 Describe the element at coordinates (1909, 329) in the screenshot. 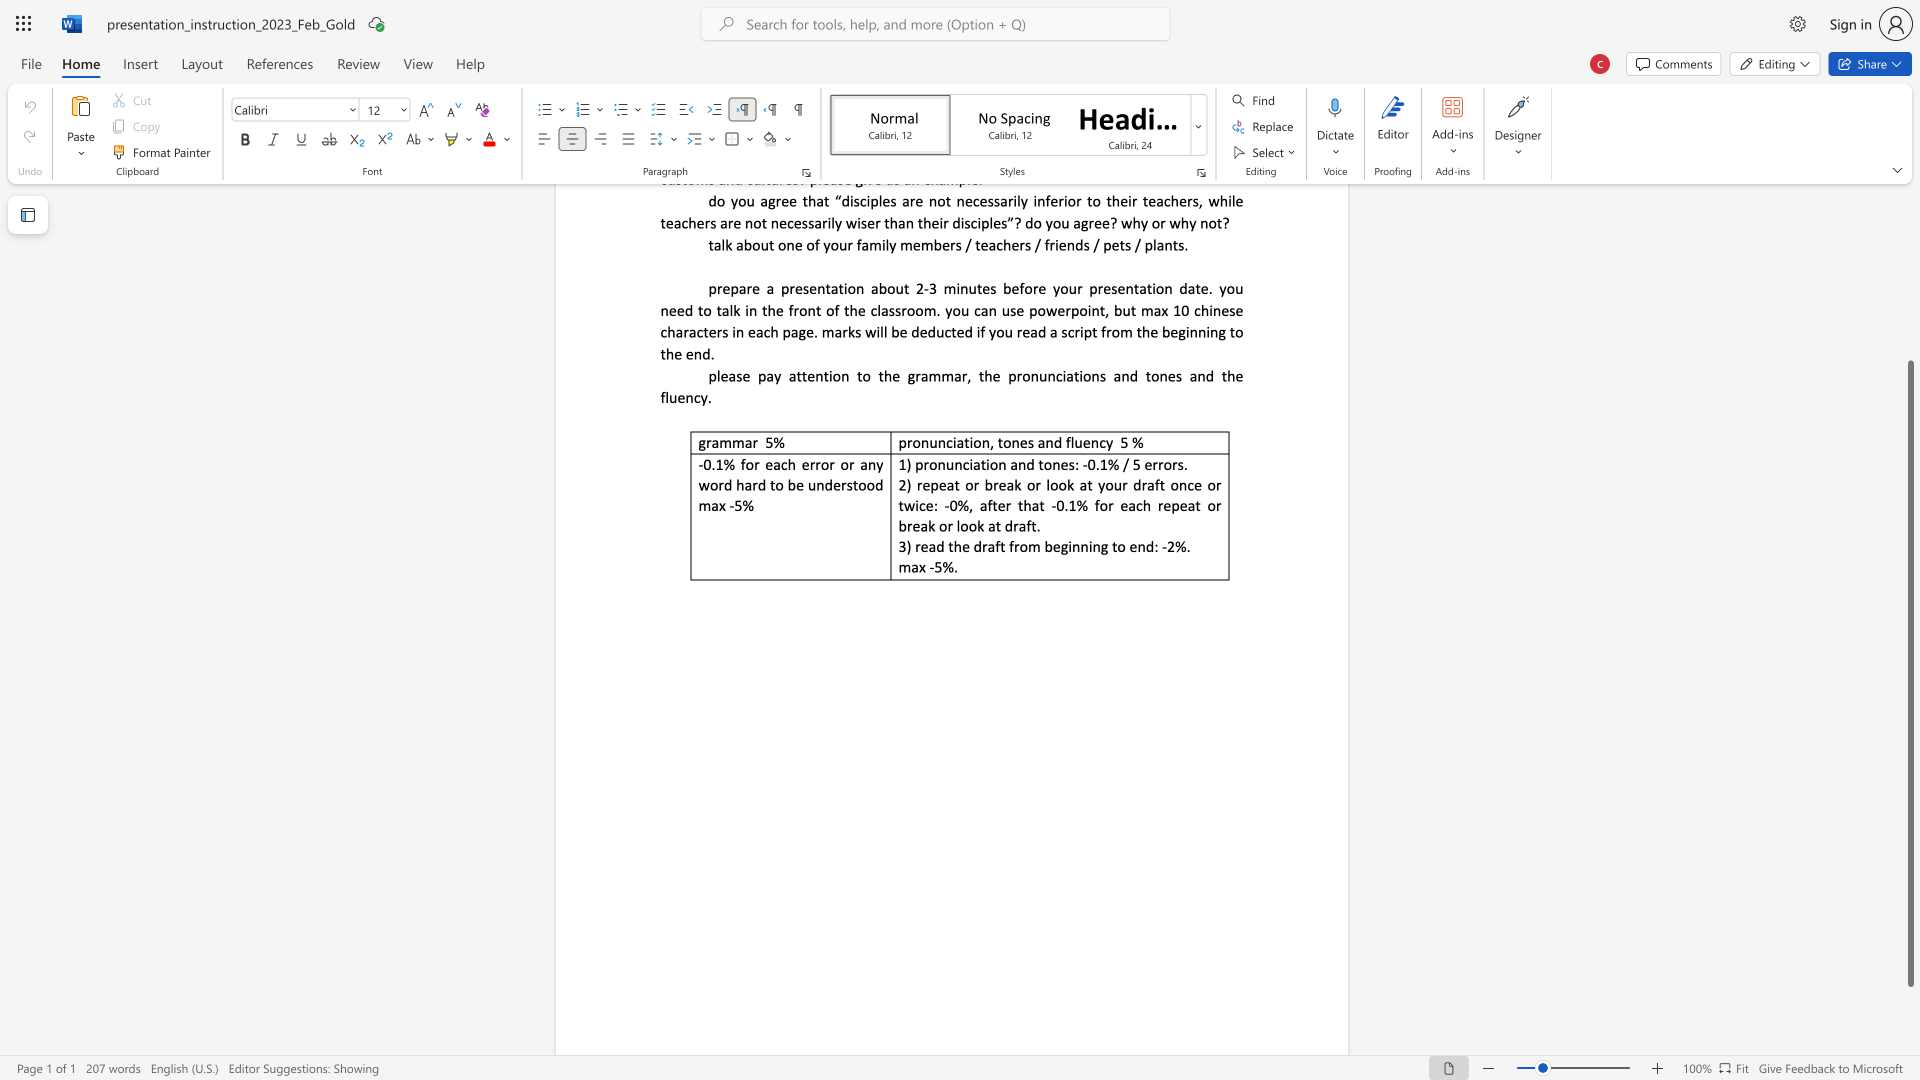

I see `the scrollbar on the right to move the page upward` at that location.